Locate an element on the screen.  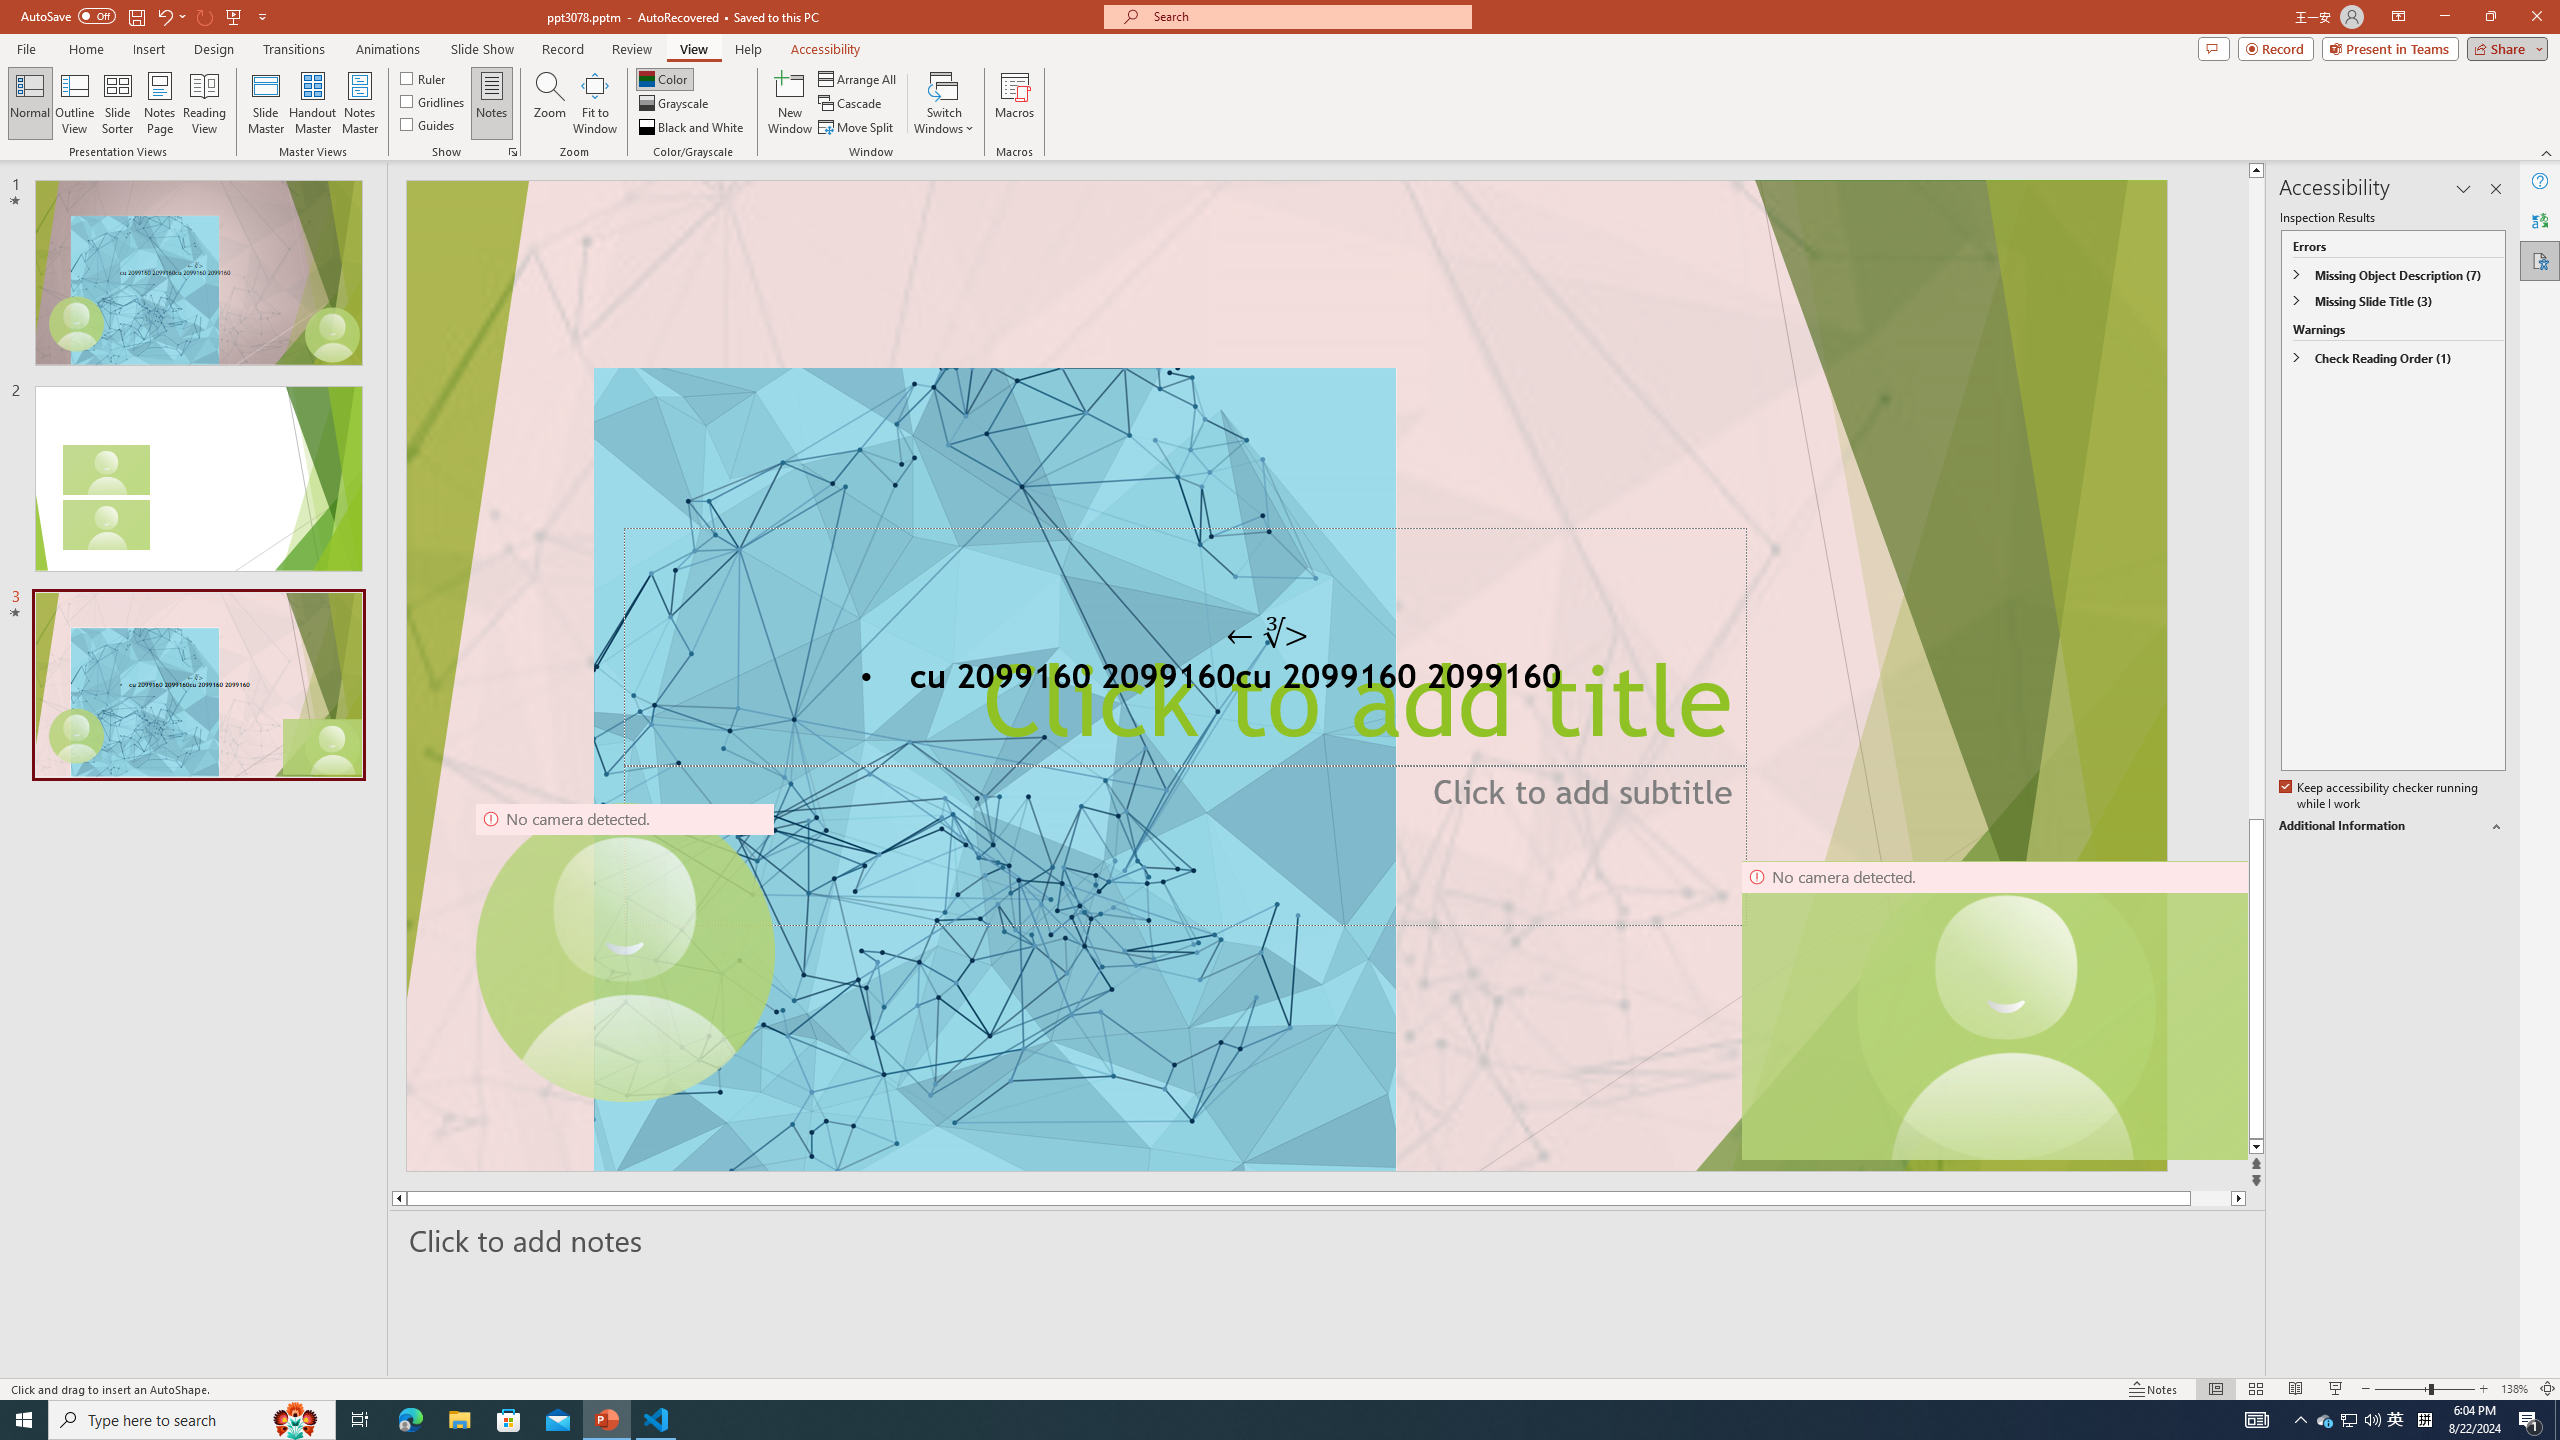
'Cascade' is located at coordinates (851, 103).